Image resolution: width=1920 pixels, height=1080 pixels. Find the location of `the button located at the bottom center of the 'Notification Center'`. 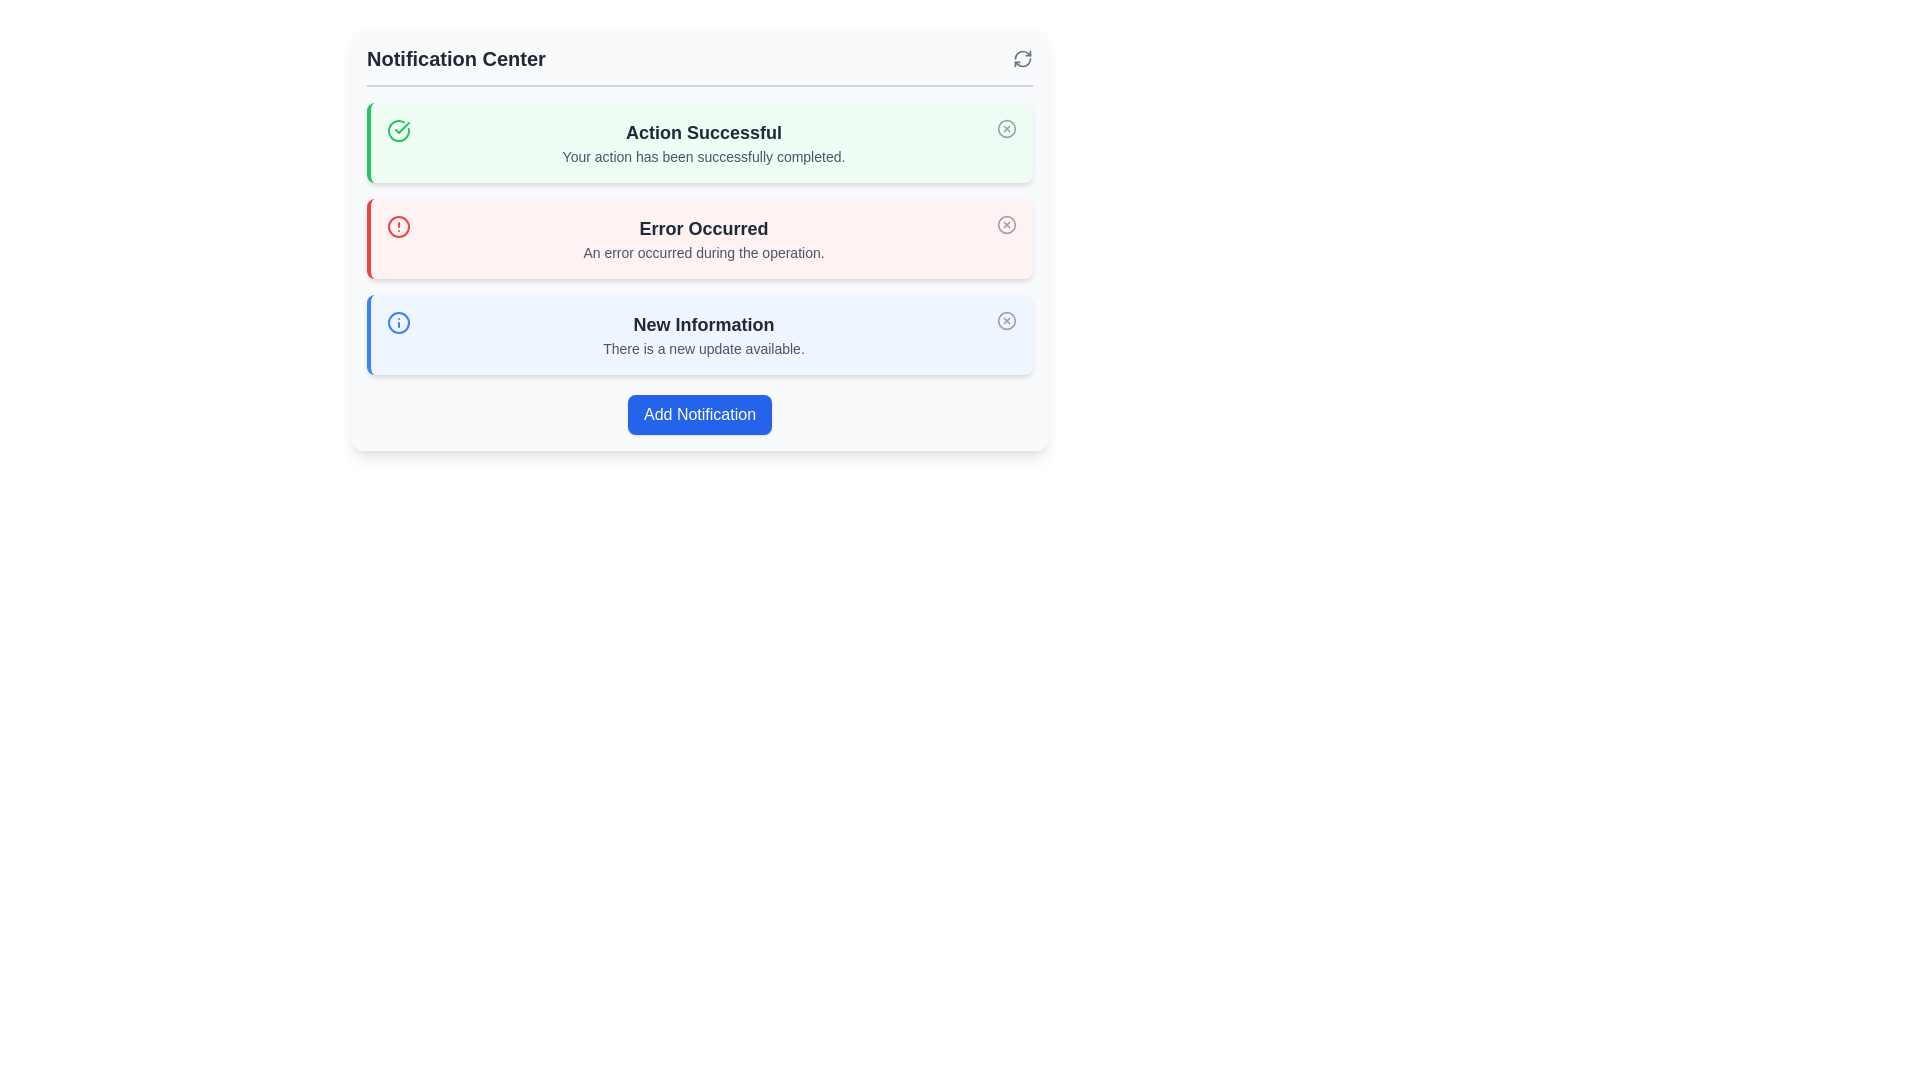

the button located at the bottom center of the 'Notification Center' is located at coordinates (700, 414).